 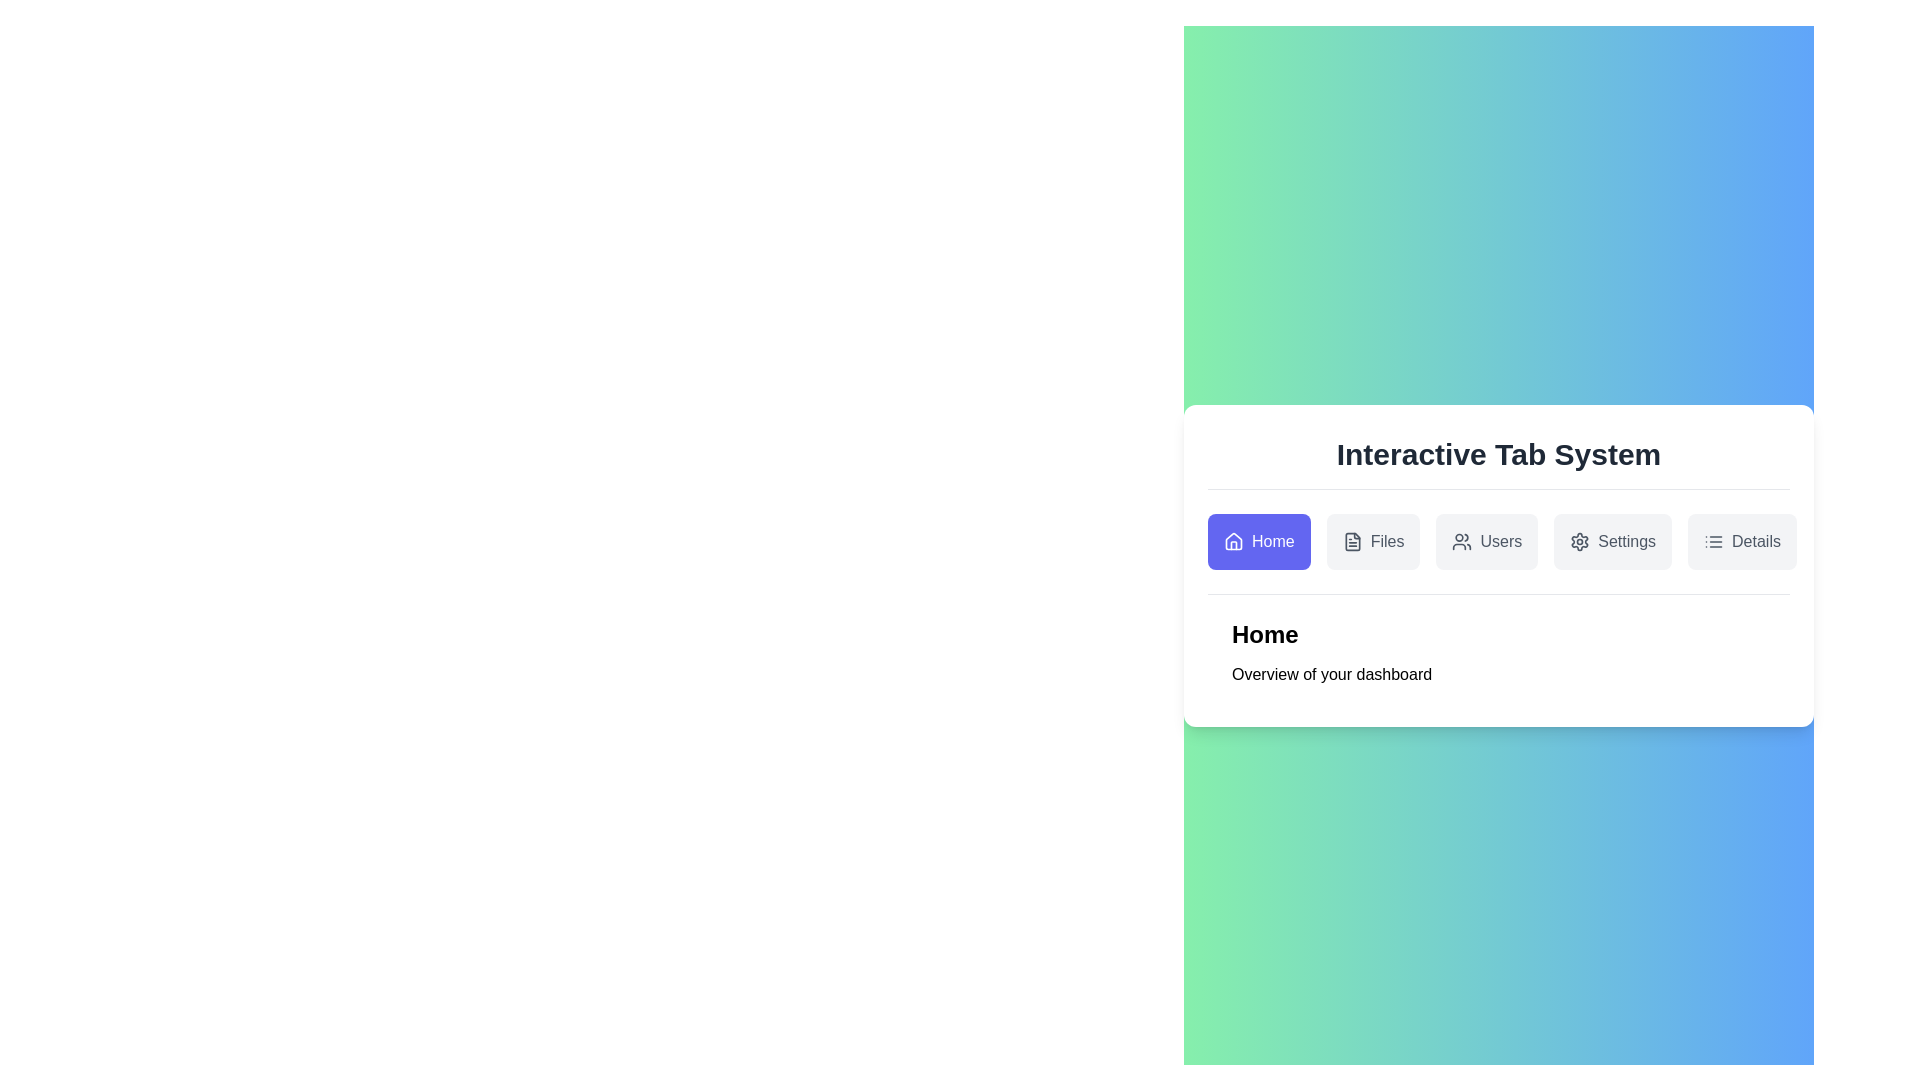 I want to click on the 'Details' button located on the far right of the horizontal navigation bar, so click(x=1741, y=542).